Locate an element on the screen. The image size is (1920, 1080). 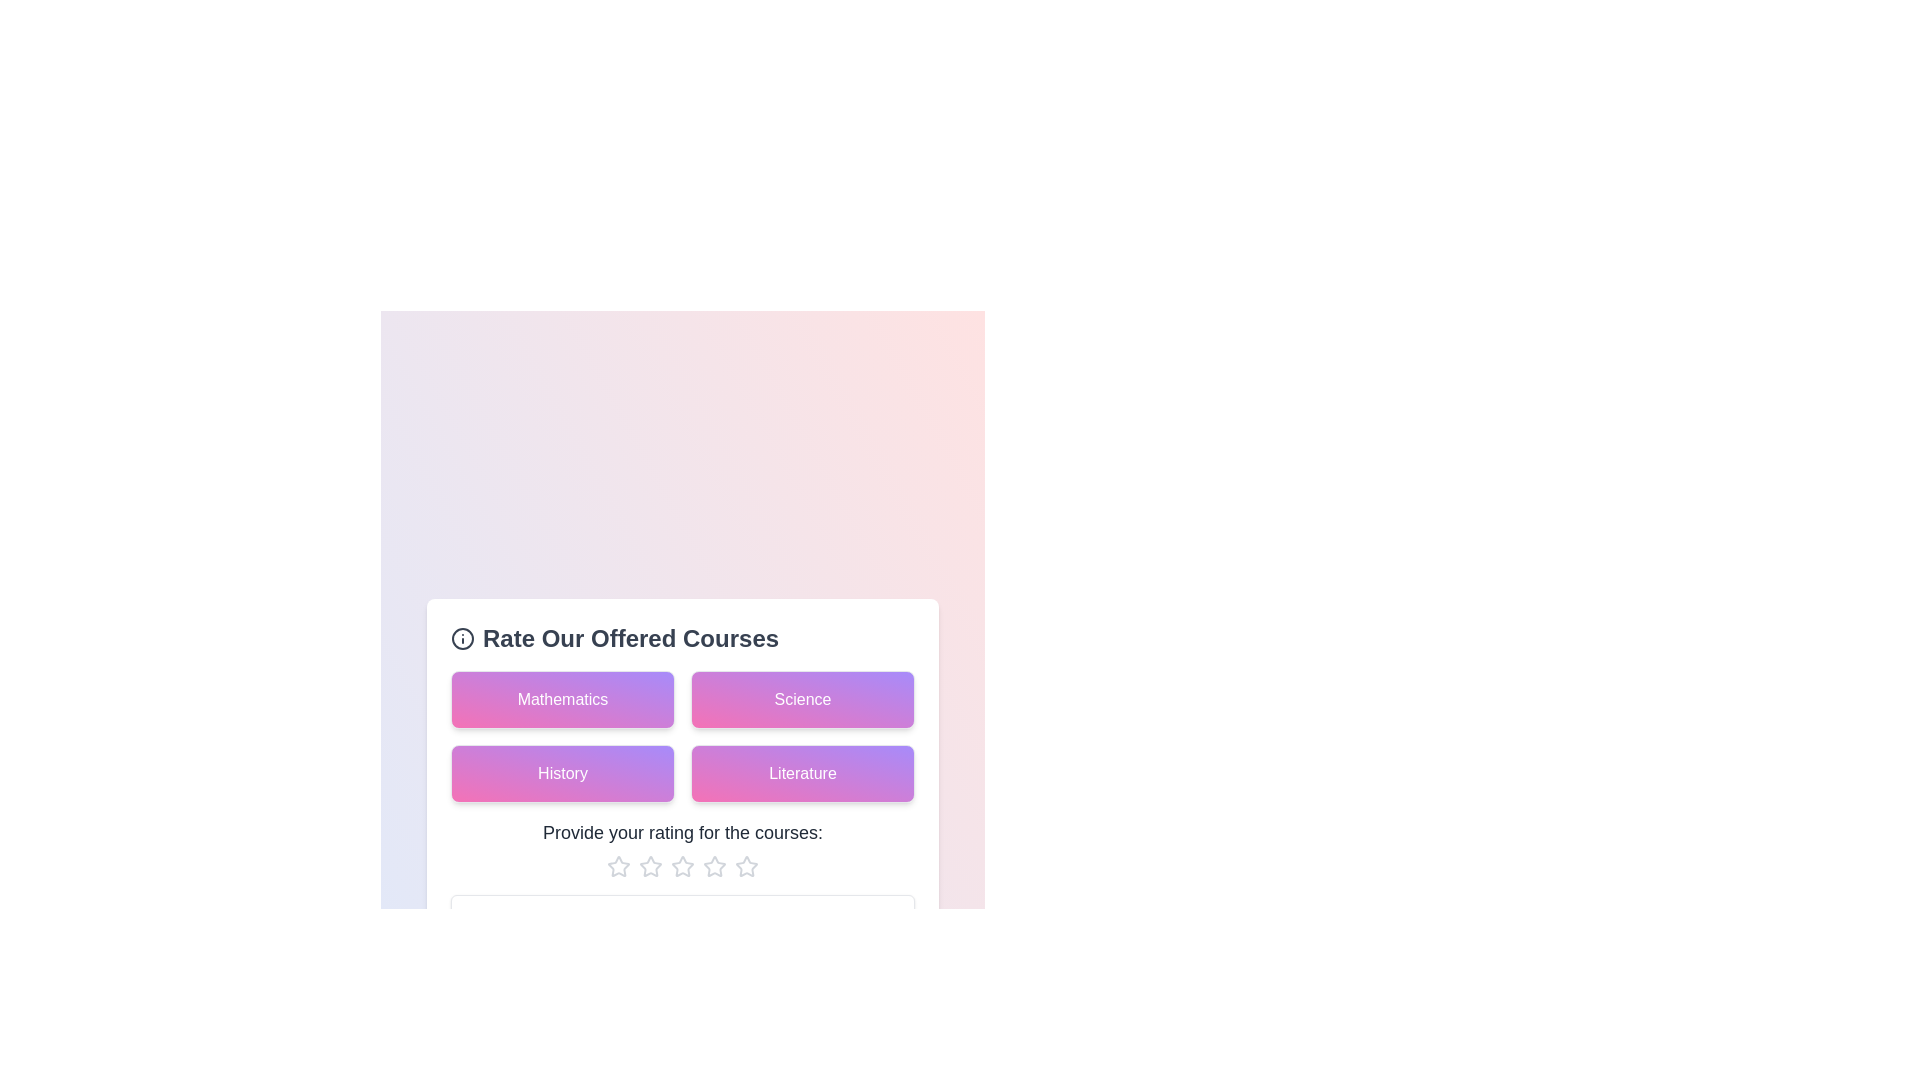
the course card labeled Mathematics is located at coordinates (561, 698).